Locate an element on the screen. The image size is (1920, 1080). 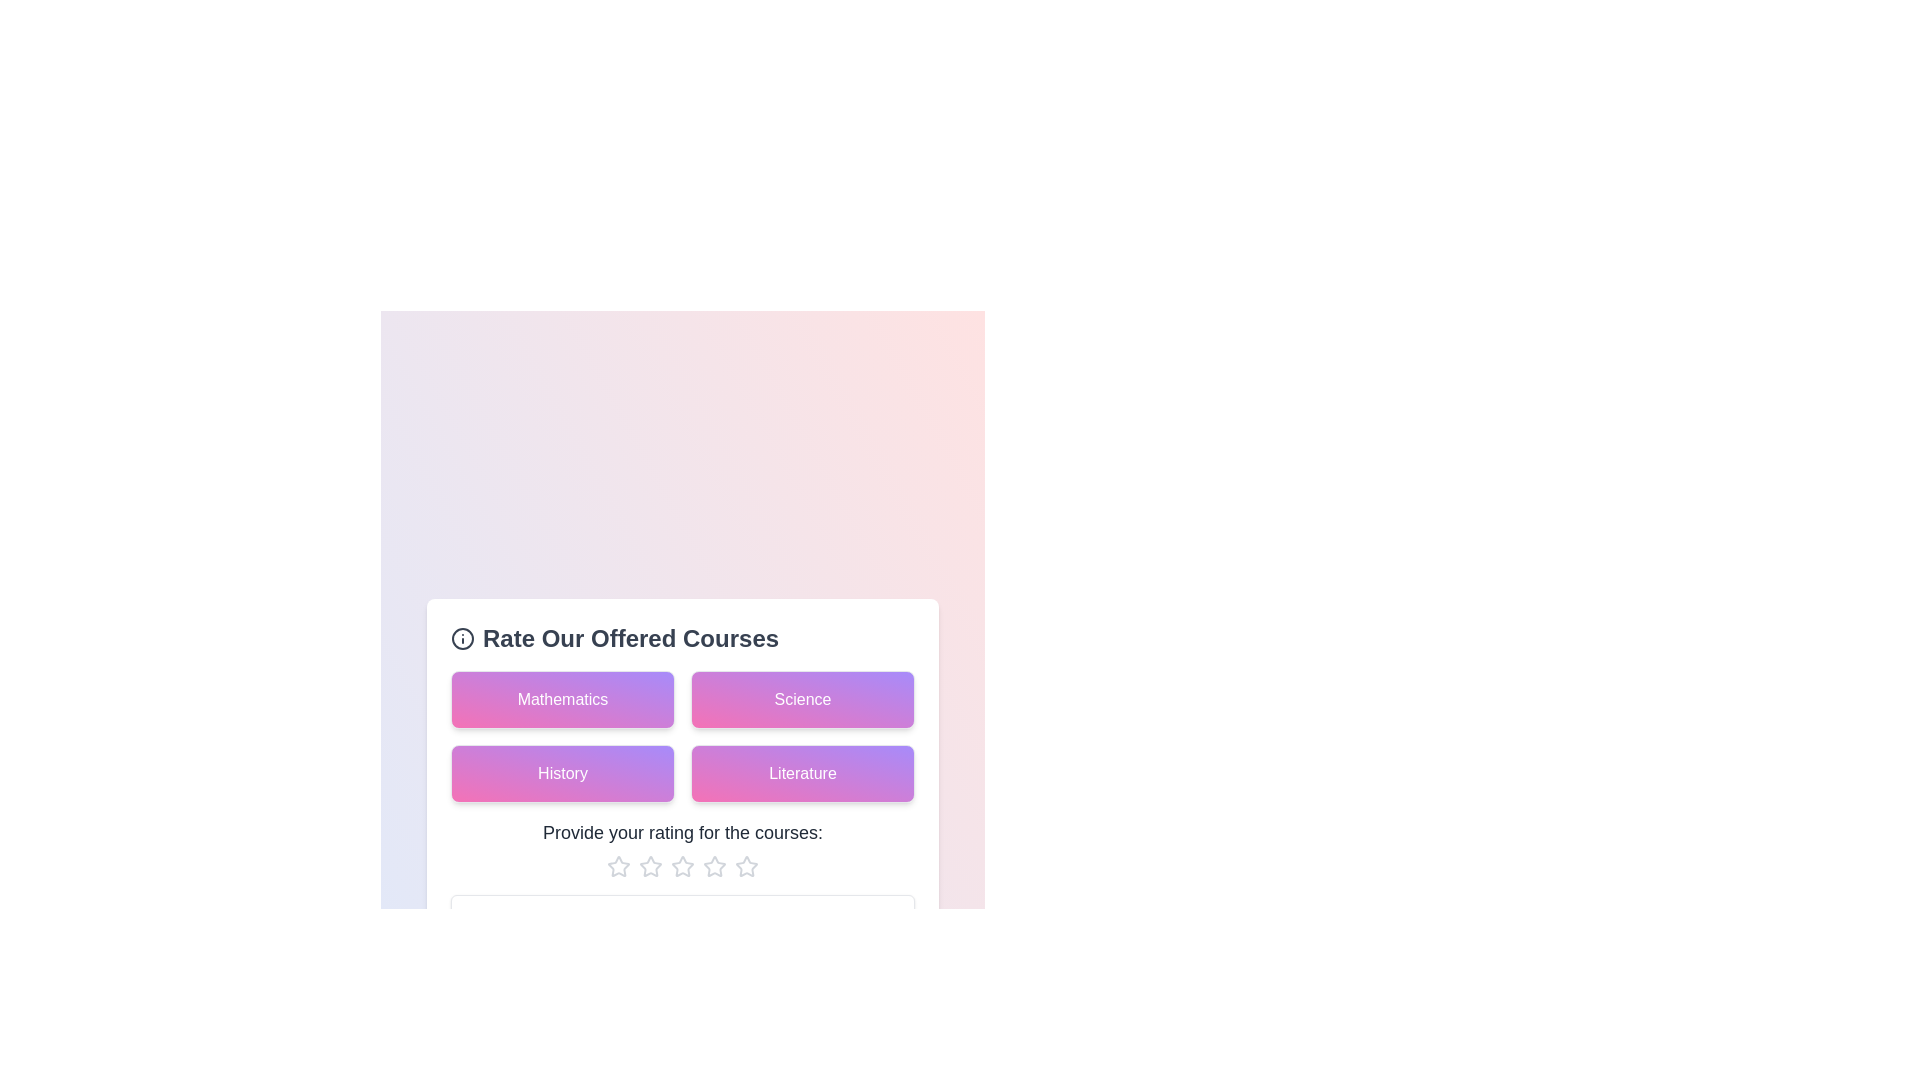
the course card labeled Mathematics is located at coordinates (561, 698).